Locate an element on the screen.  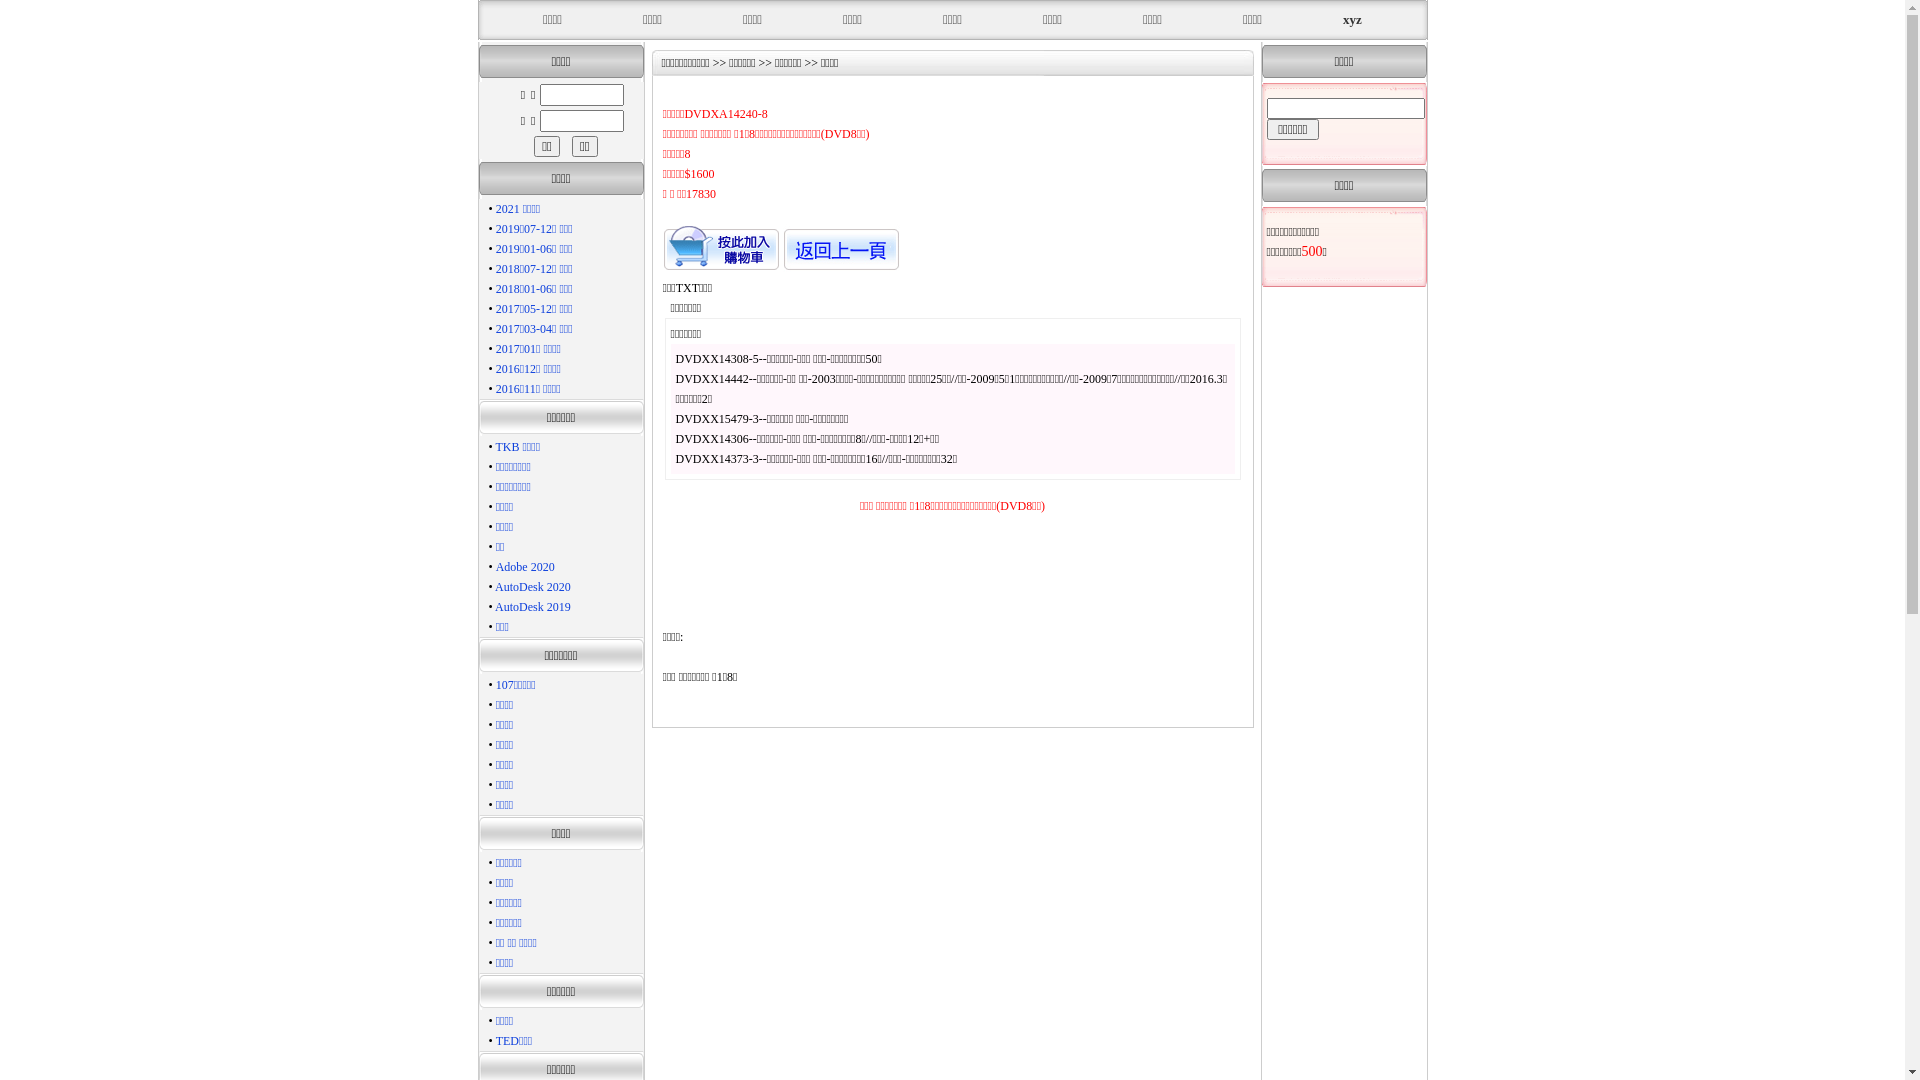
'xyz' is located at coordinates (1352, 19).